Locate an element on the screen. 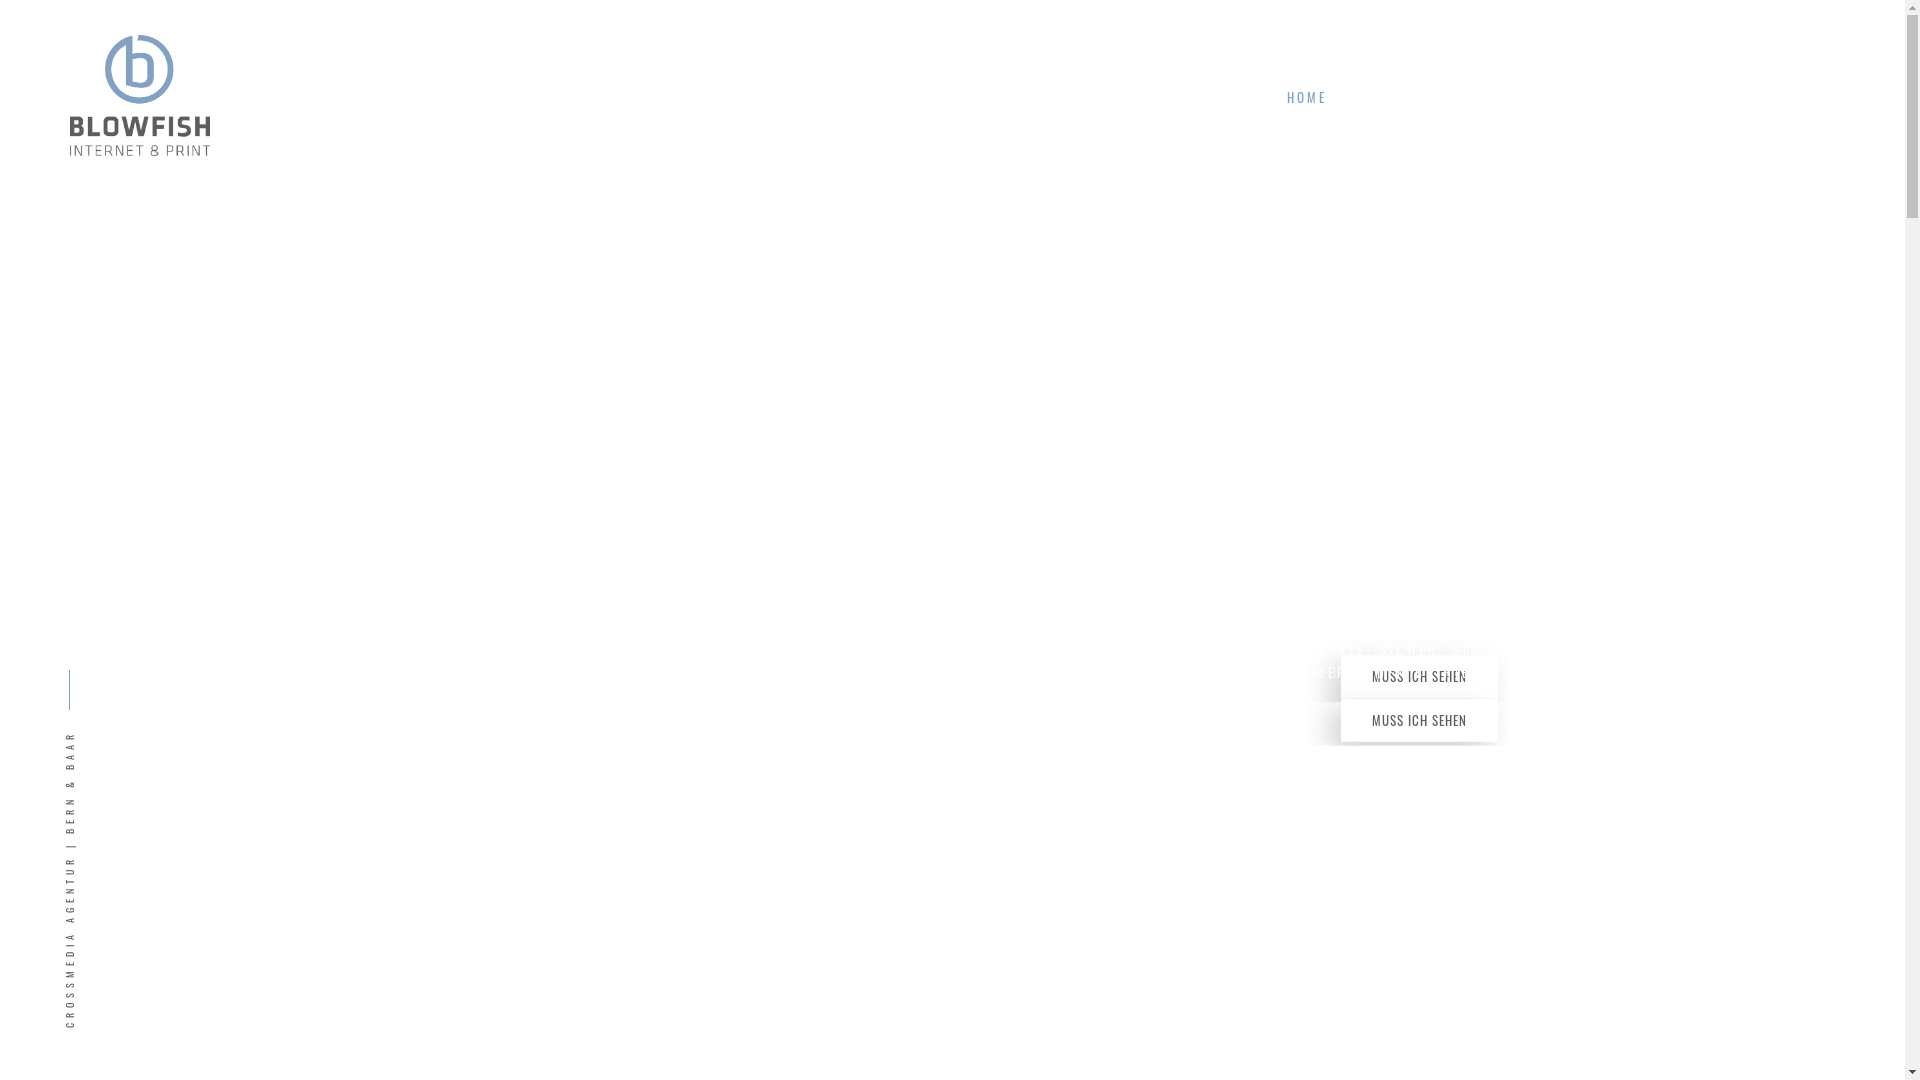 Image resolution: width=1920 pixels, height=1080 pixels. 'MUSS ICH SEHEN' is located at coordinates (1339, 675).